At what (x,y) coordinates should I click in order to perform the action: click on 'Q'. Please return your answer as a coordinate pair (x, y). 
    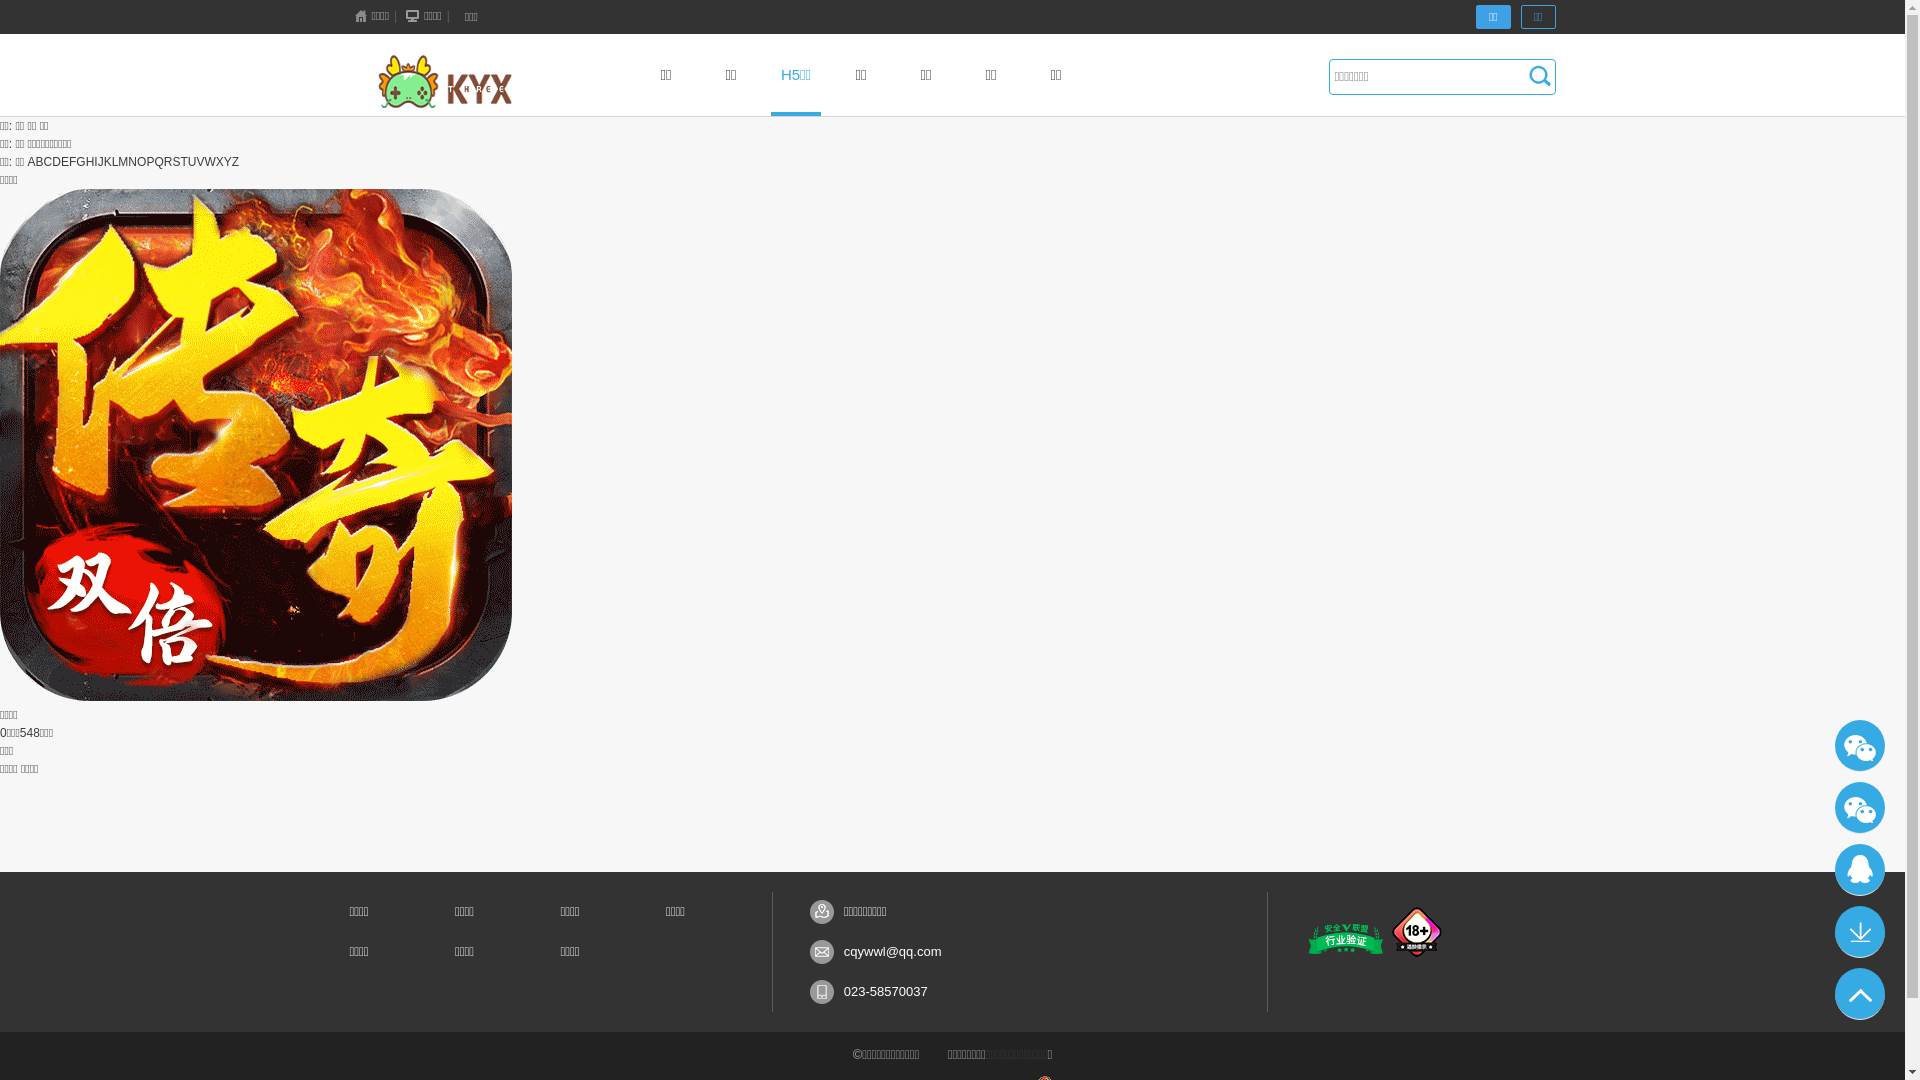
    Looking at the image, I should click on (152, 161).